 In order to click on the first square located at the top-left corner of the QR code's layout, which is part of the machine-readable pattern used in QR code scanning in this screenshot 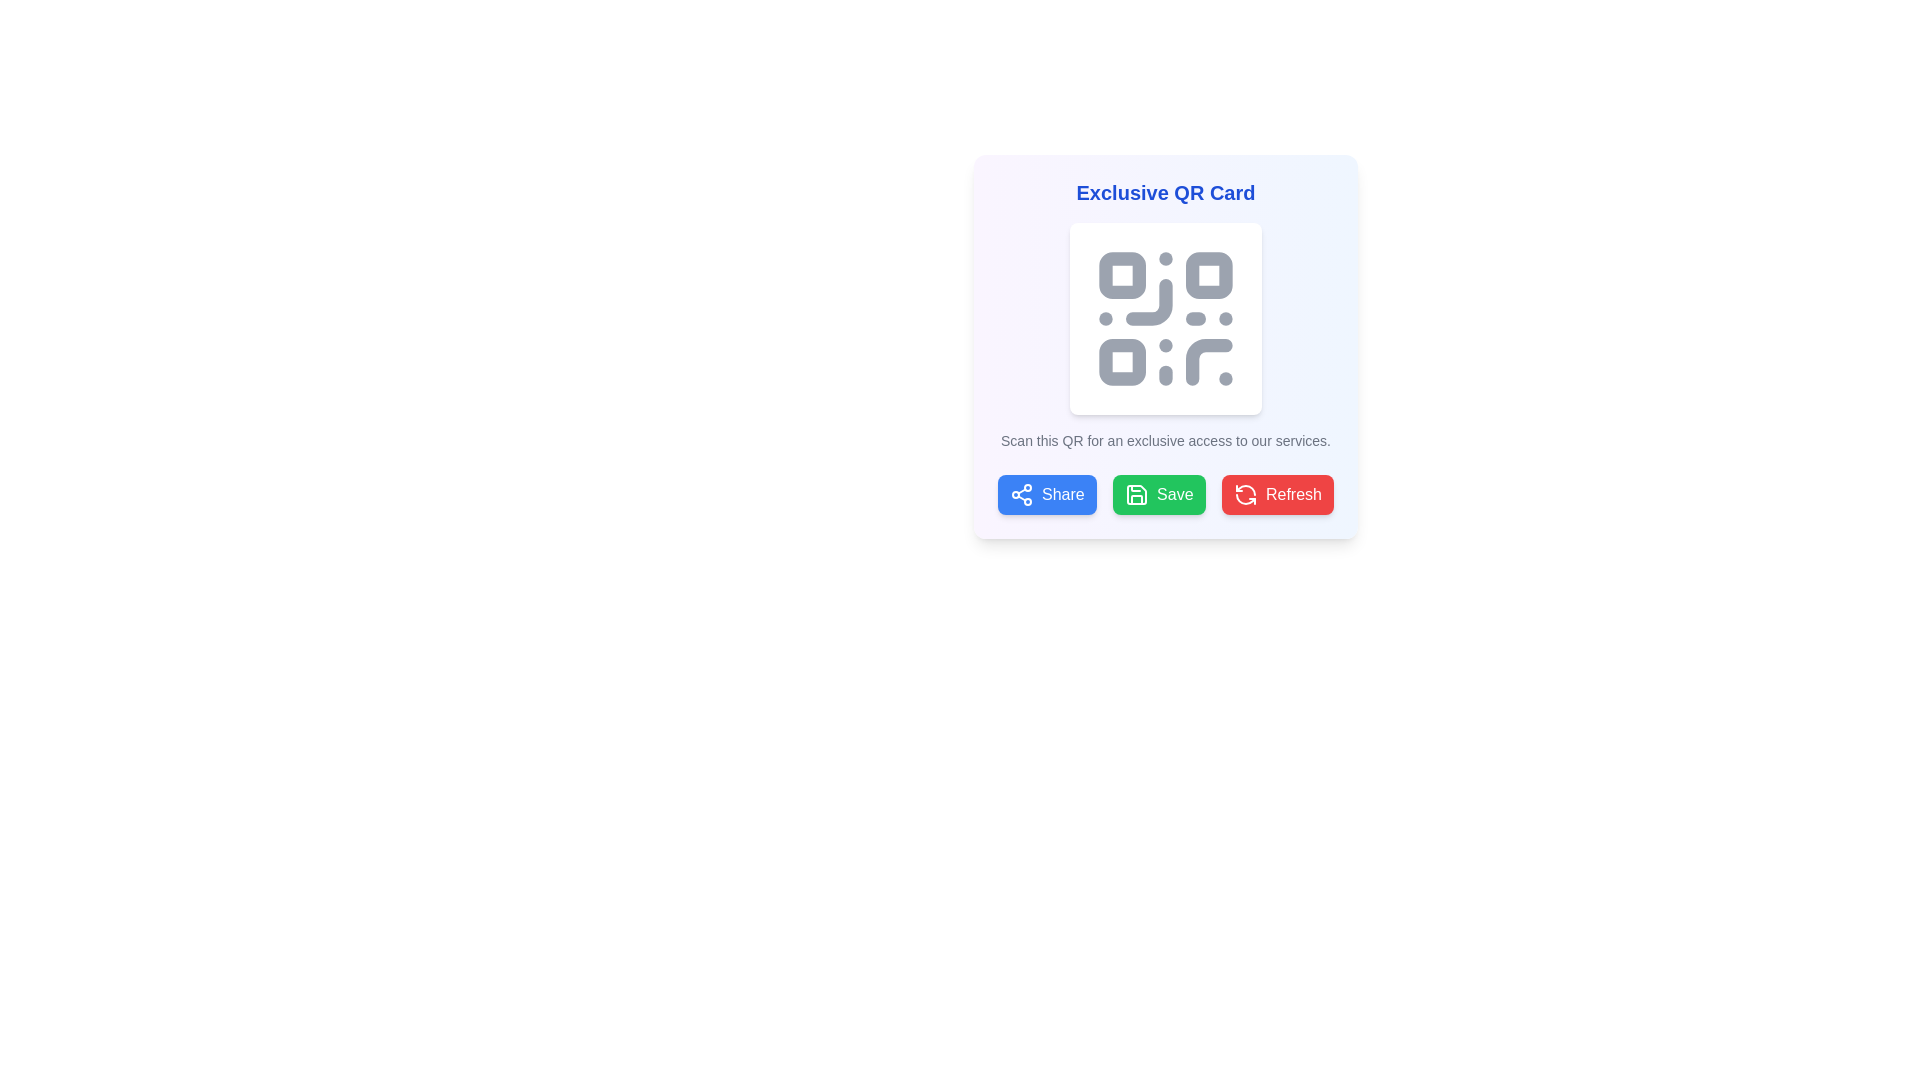, I will do `click(1122, 275)`.